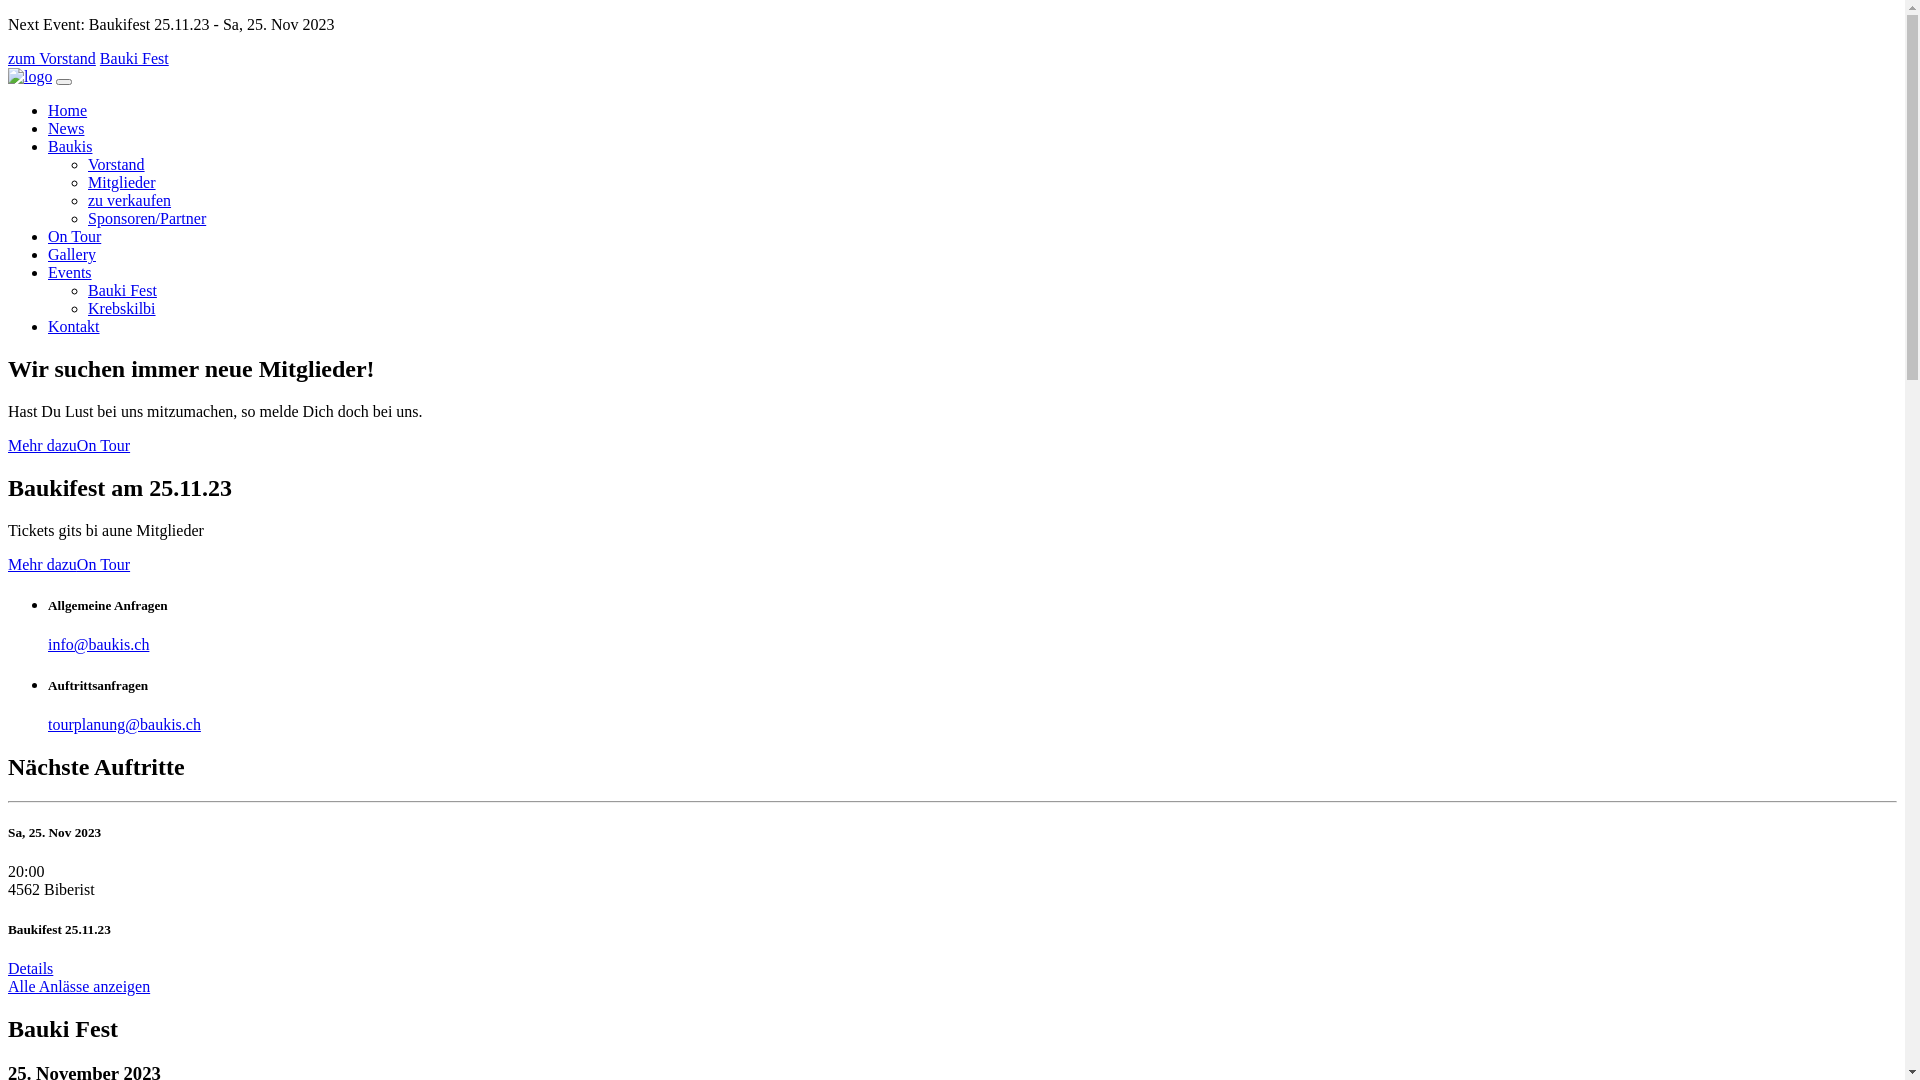 This screenshot has height=1080, width=1920. I want to click on 'Sponsoren/Partner', so click(86, 218).